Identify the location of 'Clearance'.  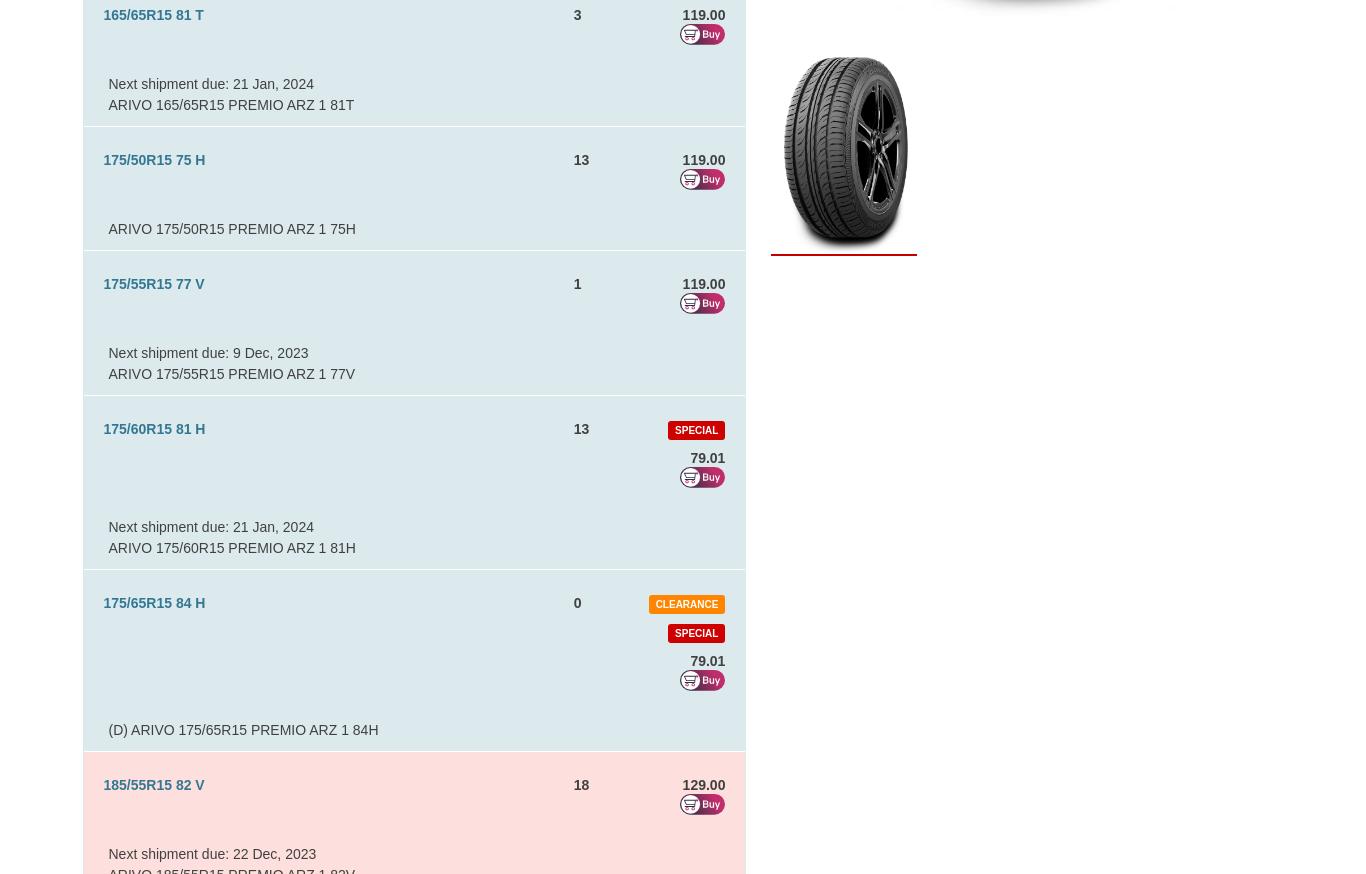
(686, 603).